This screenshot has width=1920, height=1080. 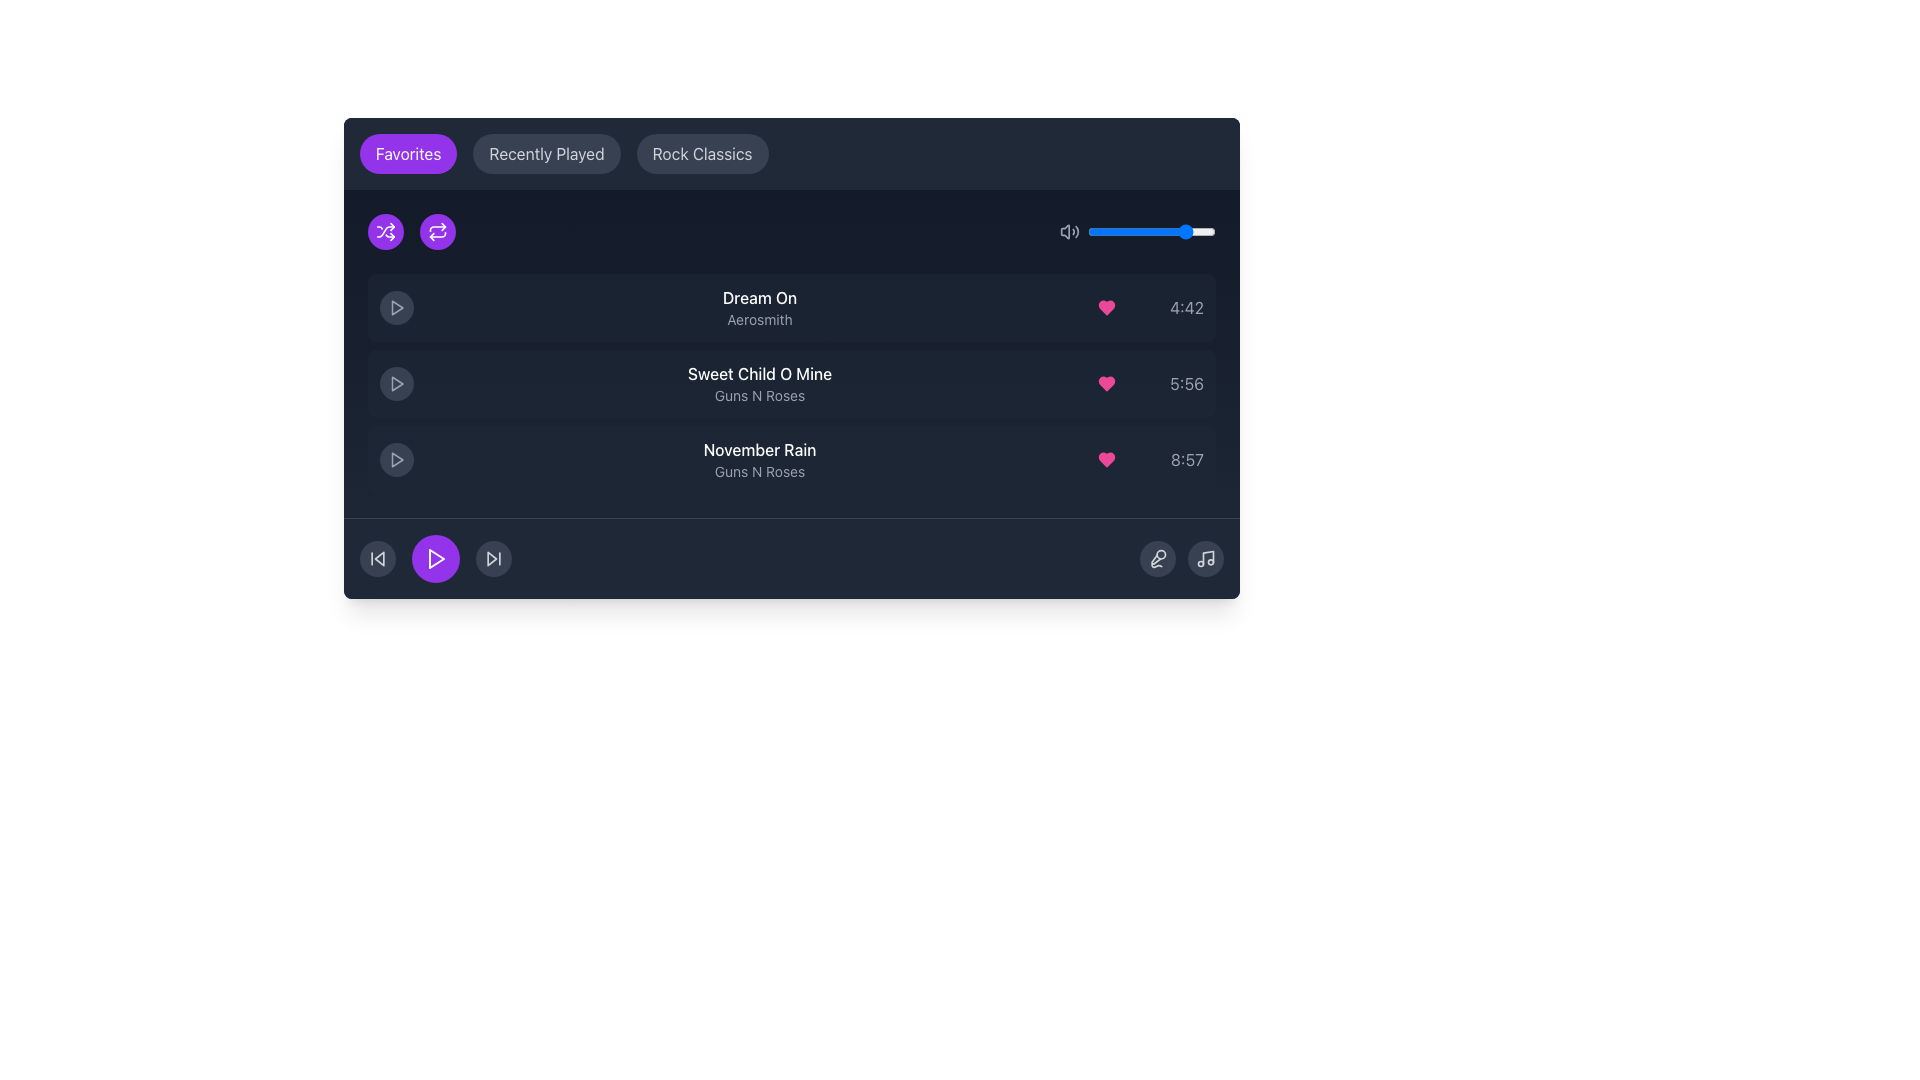 What do you see at coordinates (1102, 230) in the screenshot?
I see `the volume` at bounding box center [1102, 230].